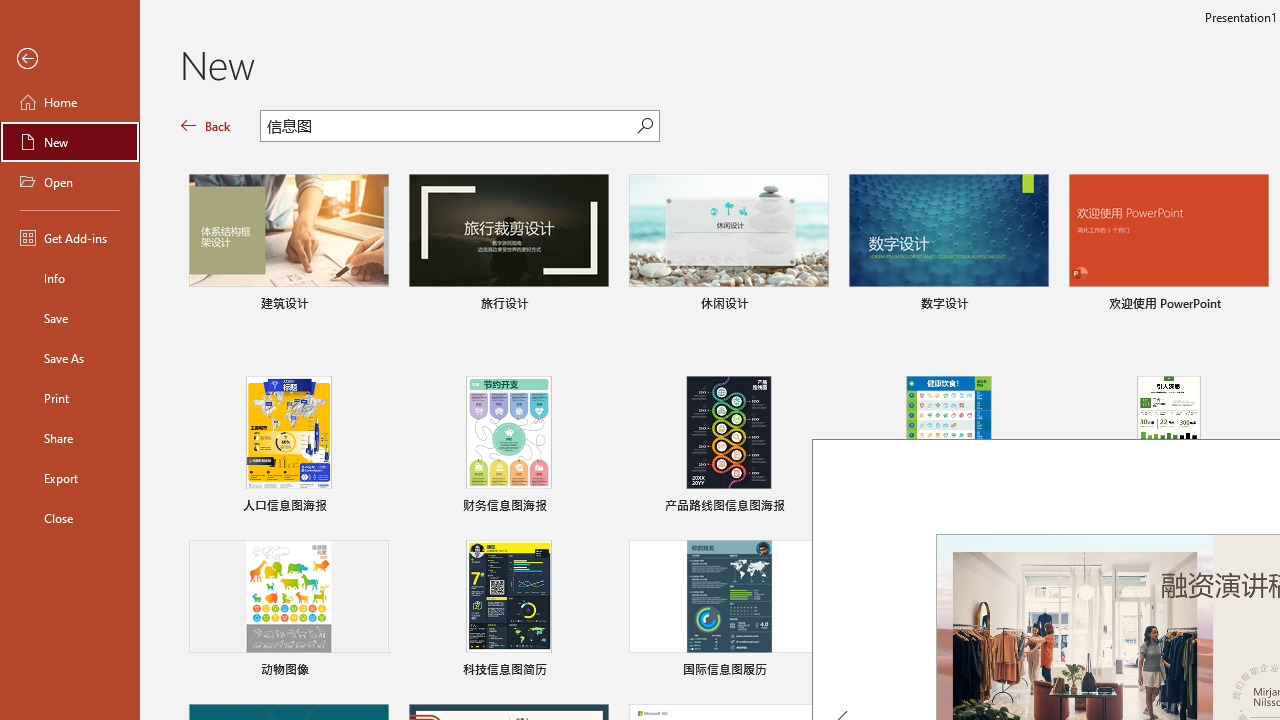 This screenshot has width=1280, height=720. Describe the element at coordinates (448, 128) in the screenshot. I see `'Search for online templates and themes'` at that location.